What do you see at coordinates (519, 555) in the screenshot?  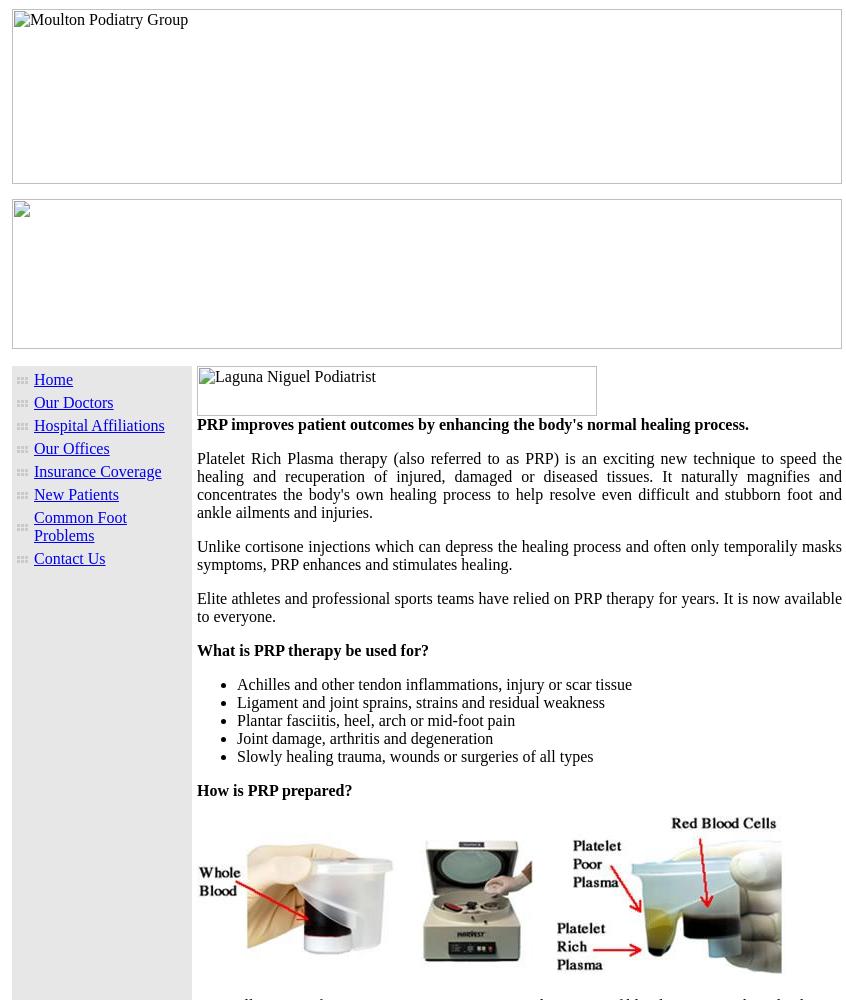 I see `'Unlike cortisone injections which can depress the healing process and often only temporalily masks symptoms, PRP enhances and stimulates healing.'` at bounding box center [519, 555].